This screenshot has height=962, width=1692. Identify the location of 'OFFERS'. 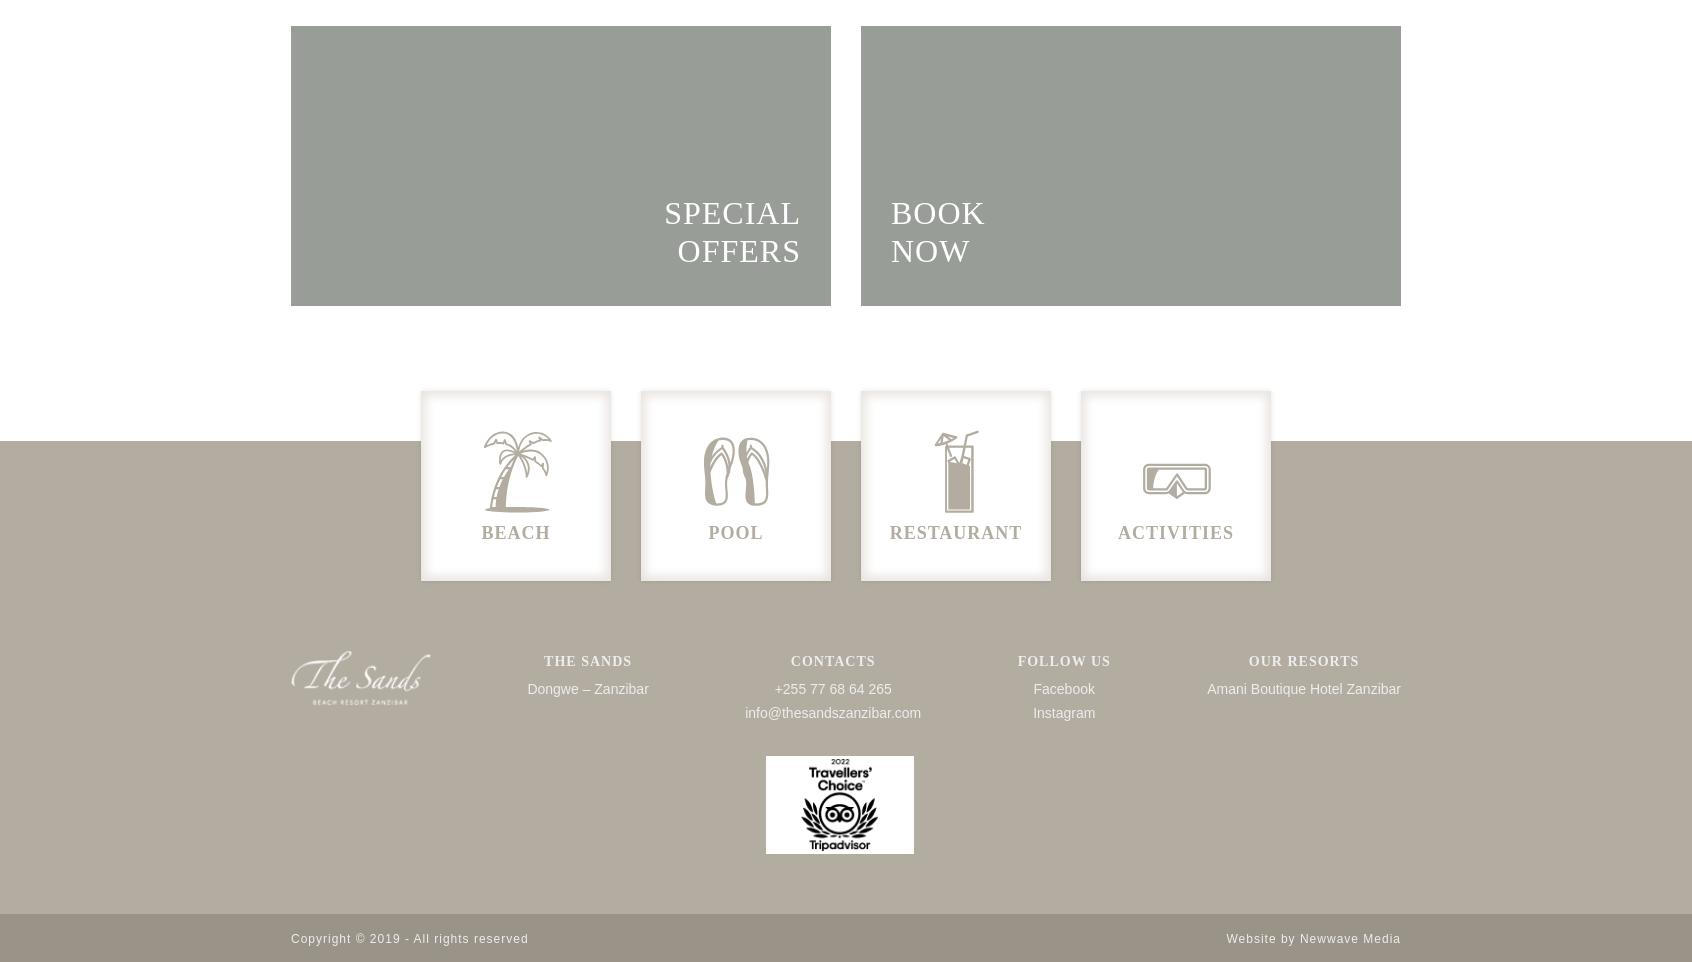
(738, 250).